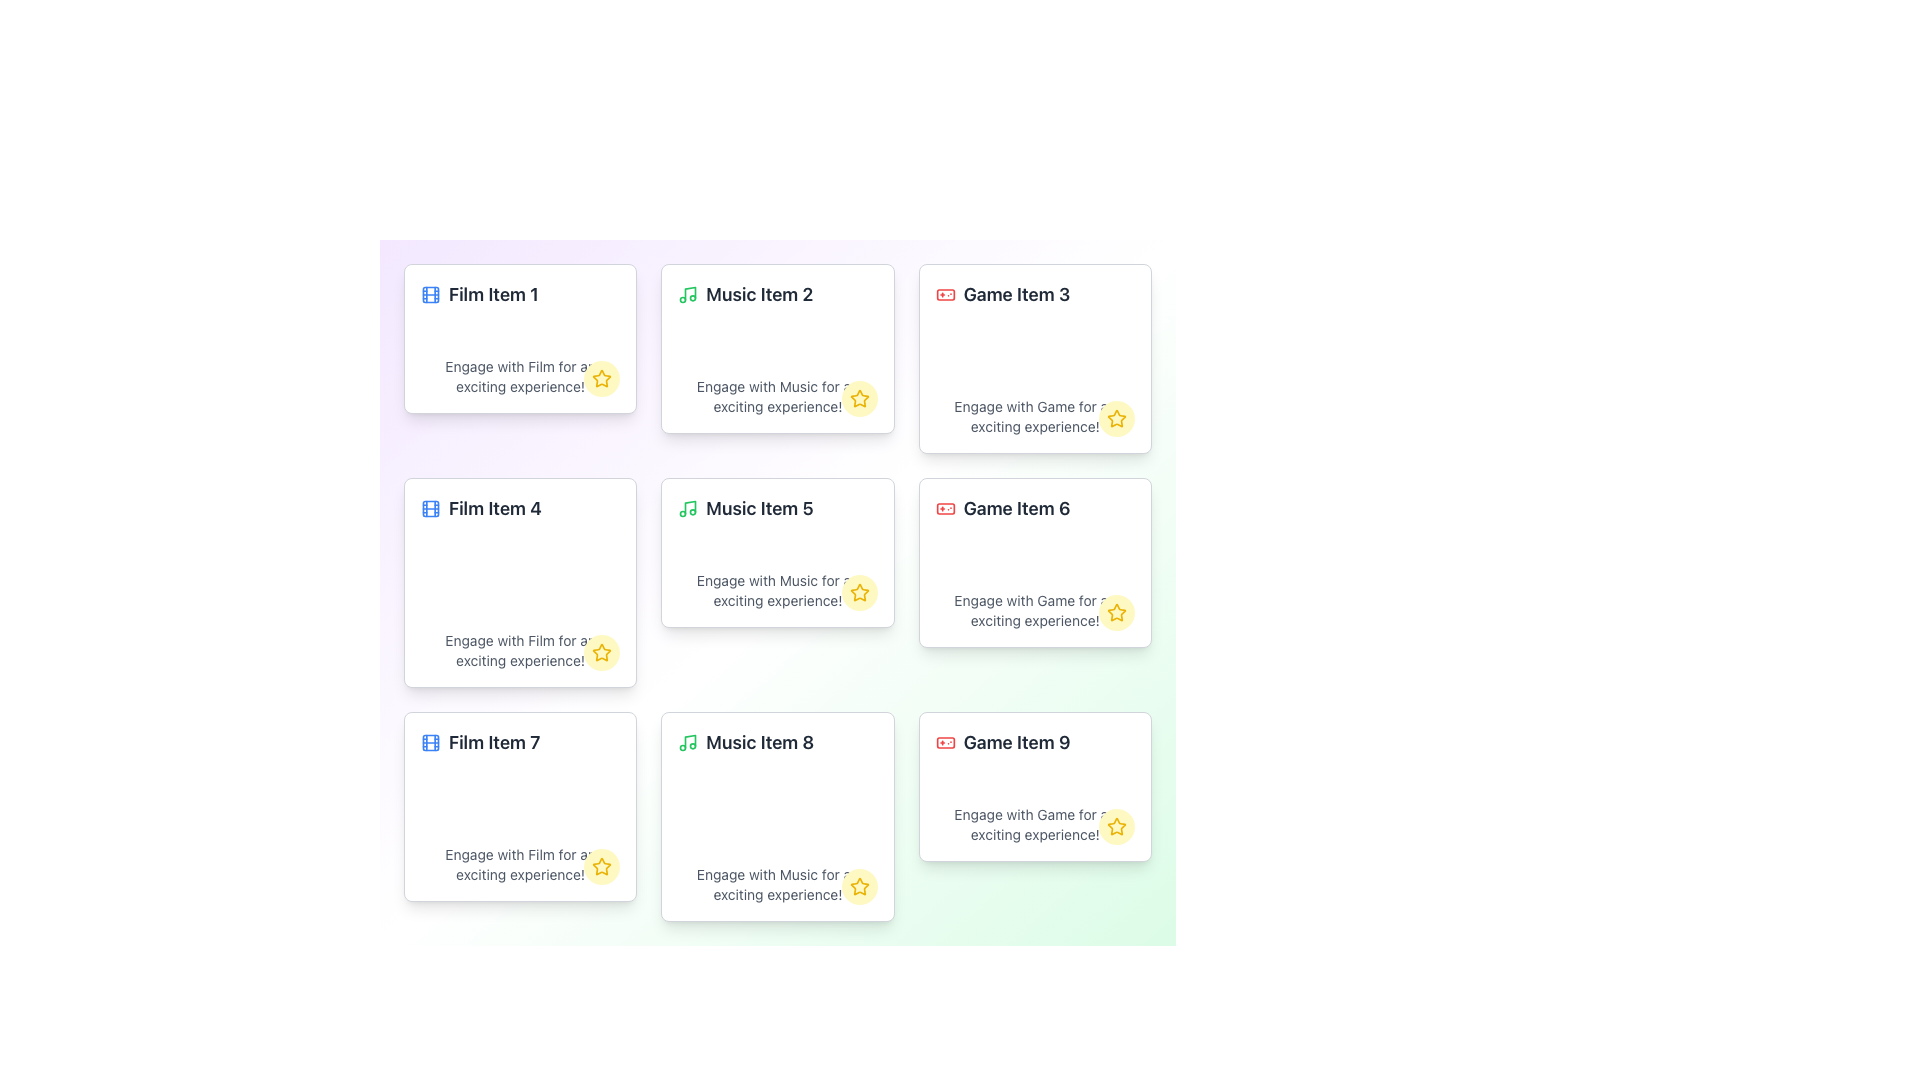  Describe the element at coordinates (600, 651) in the screenshot. I see `the star icon located at the bottom-right corner of the 'Film Item 4' card in the second row, first column of the grid layout to favorite the item` at that location.